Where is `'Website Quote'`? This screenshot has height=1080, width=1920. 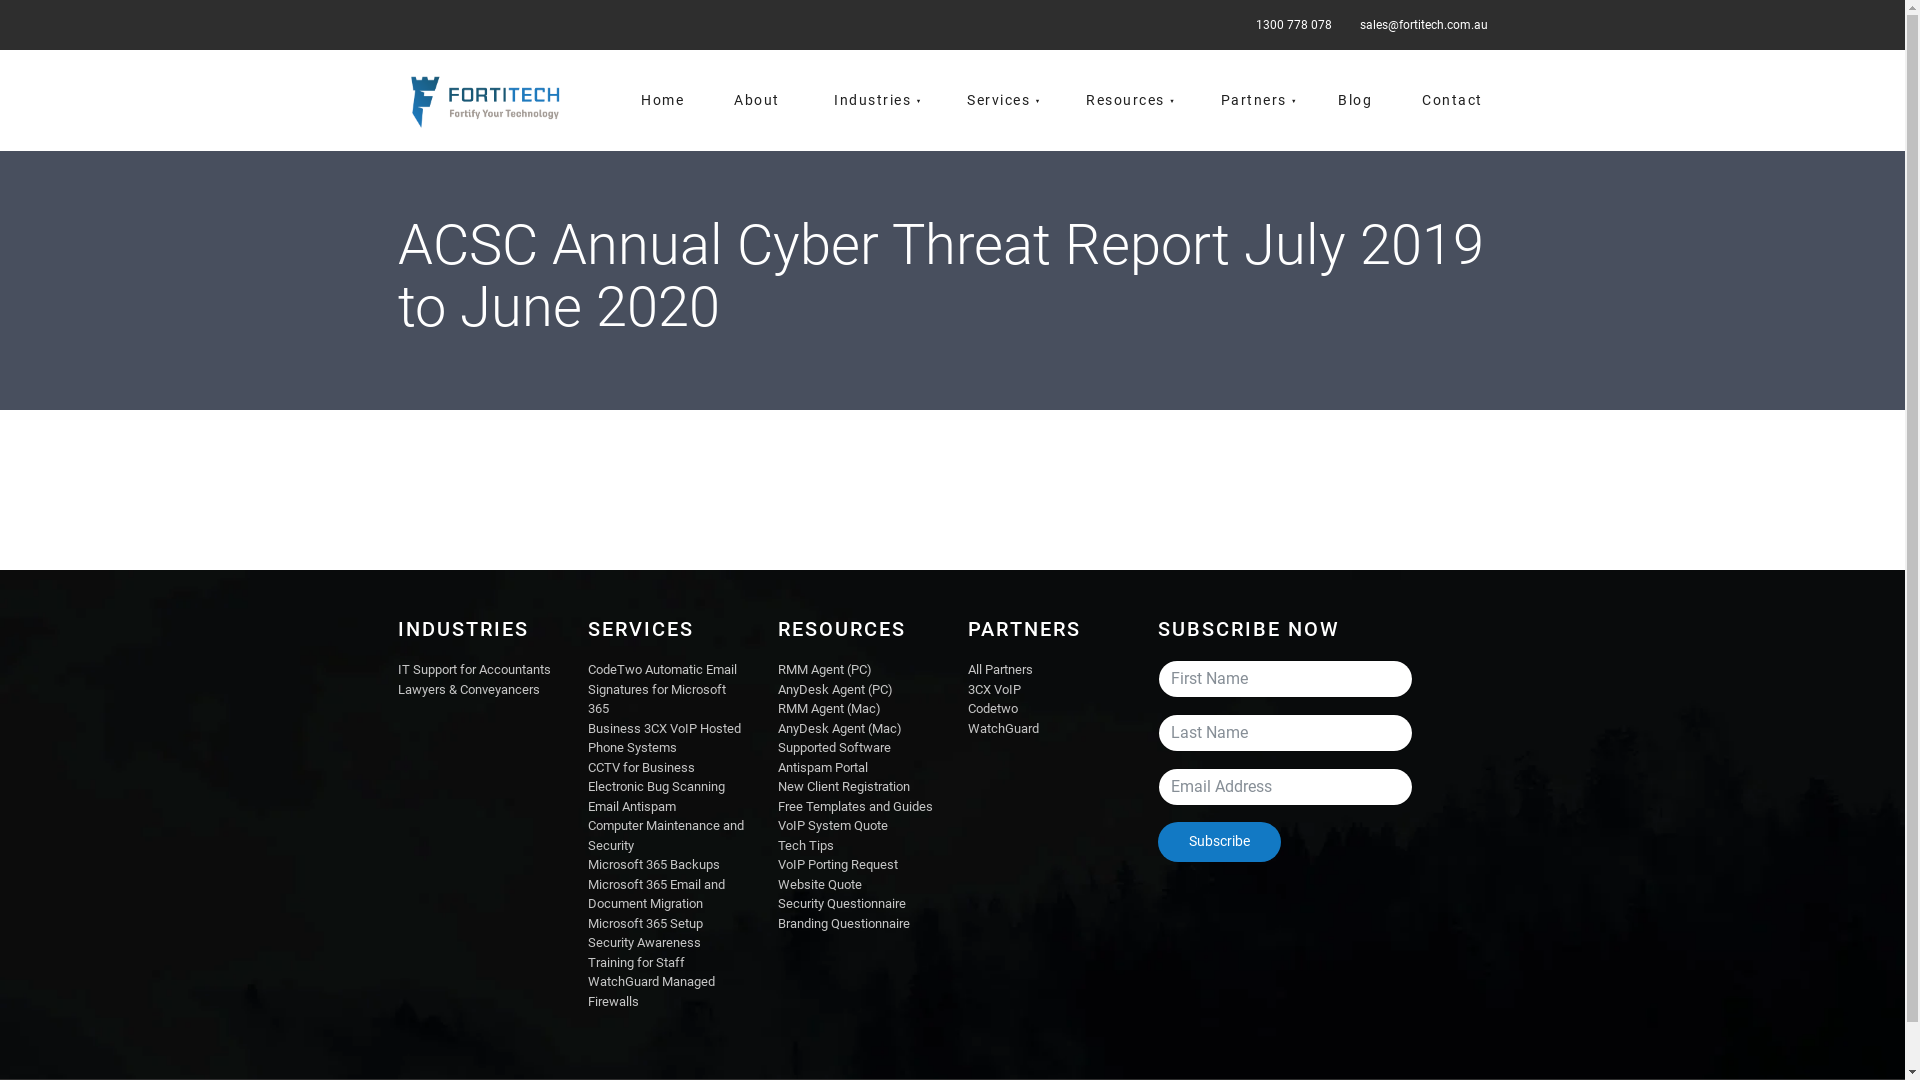 'Website Quote' is located at coordinates (820, 883).